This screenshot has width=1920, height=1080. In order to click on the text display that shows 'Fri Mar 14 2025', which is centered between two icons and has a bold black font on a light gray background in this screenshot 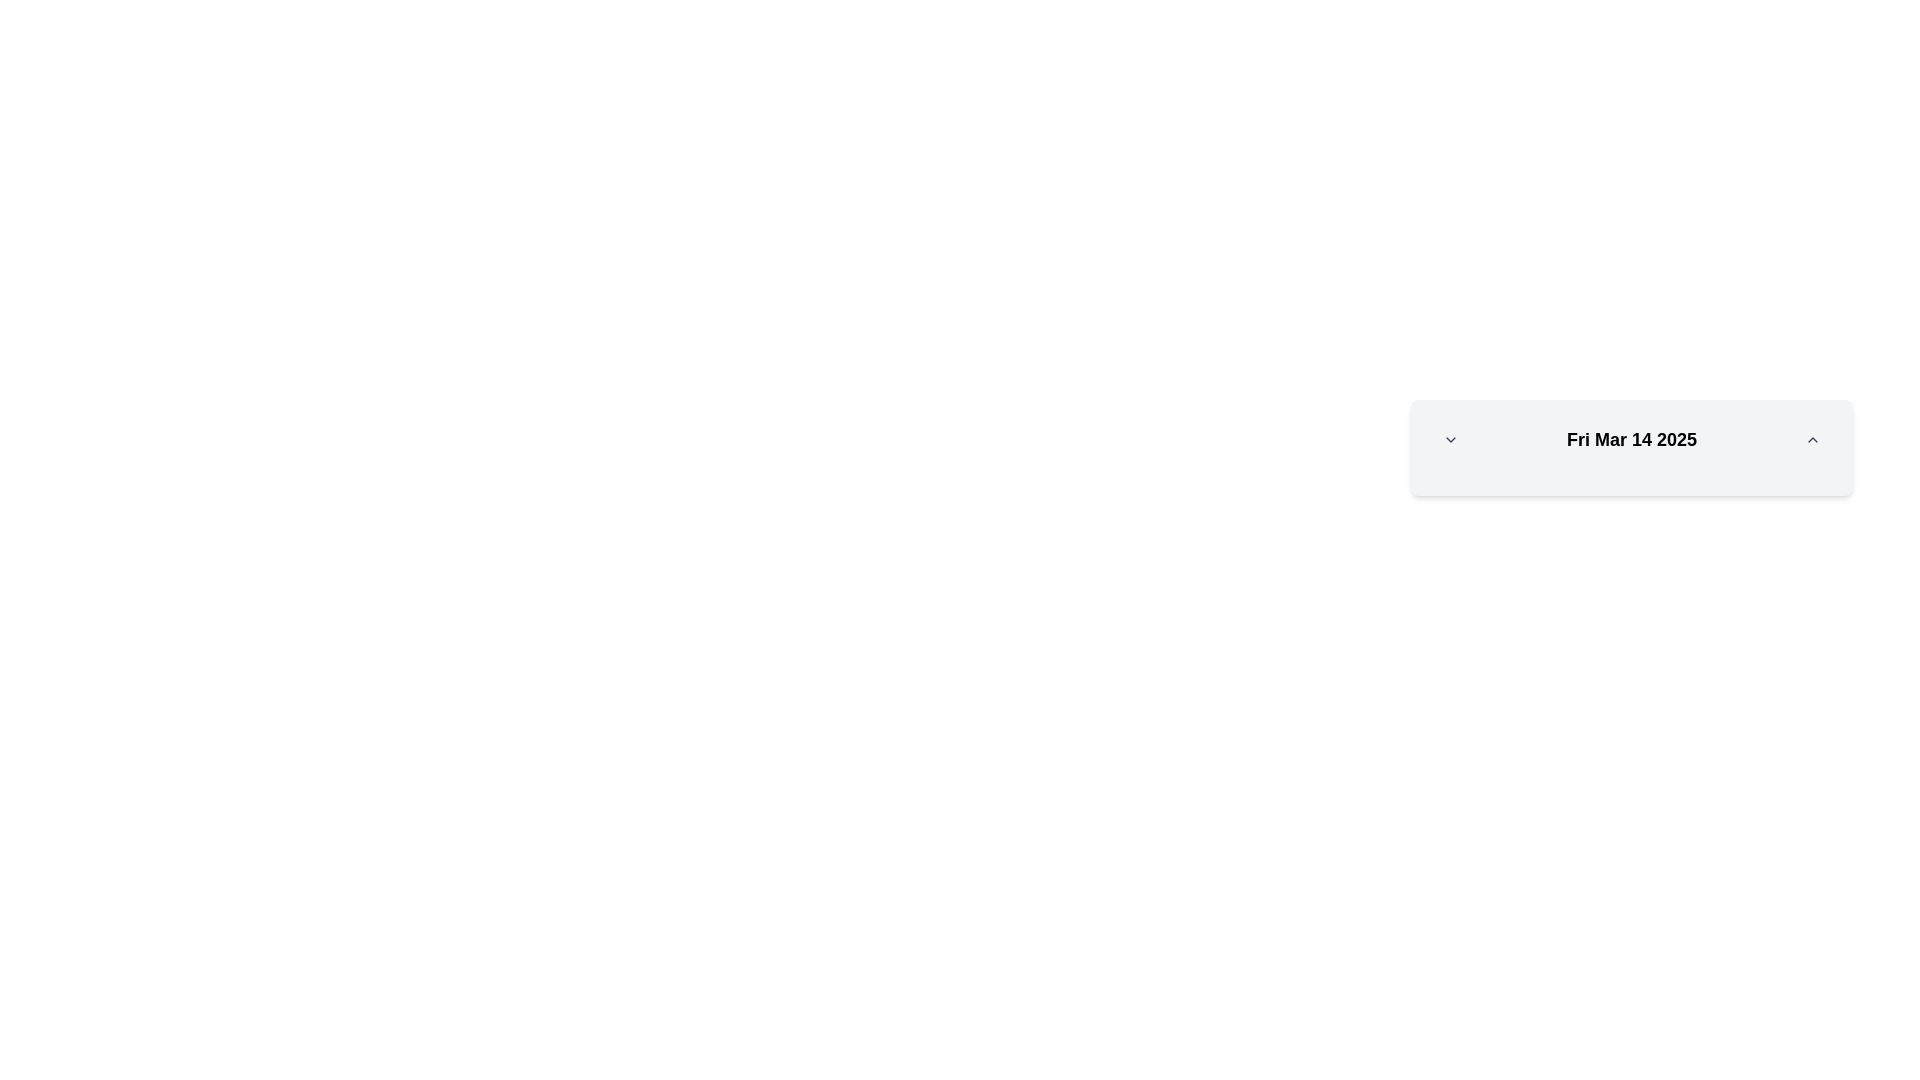, I will do `click(1632, 438)`.